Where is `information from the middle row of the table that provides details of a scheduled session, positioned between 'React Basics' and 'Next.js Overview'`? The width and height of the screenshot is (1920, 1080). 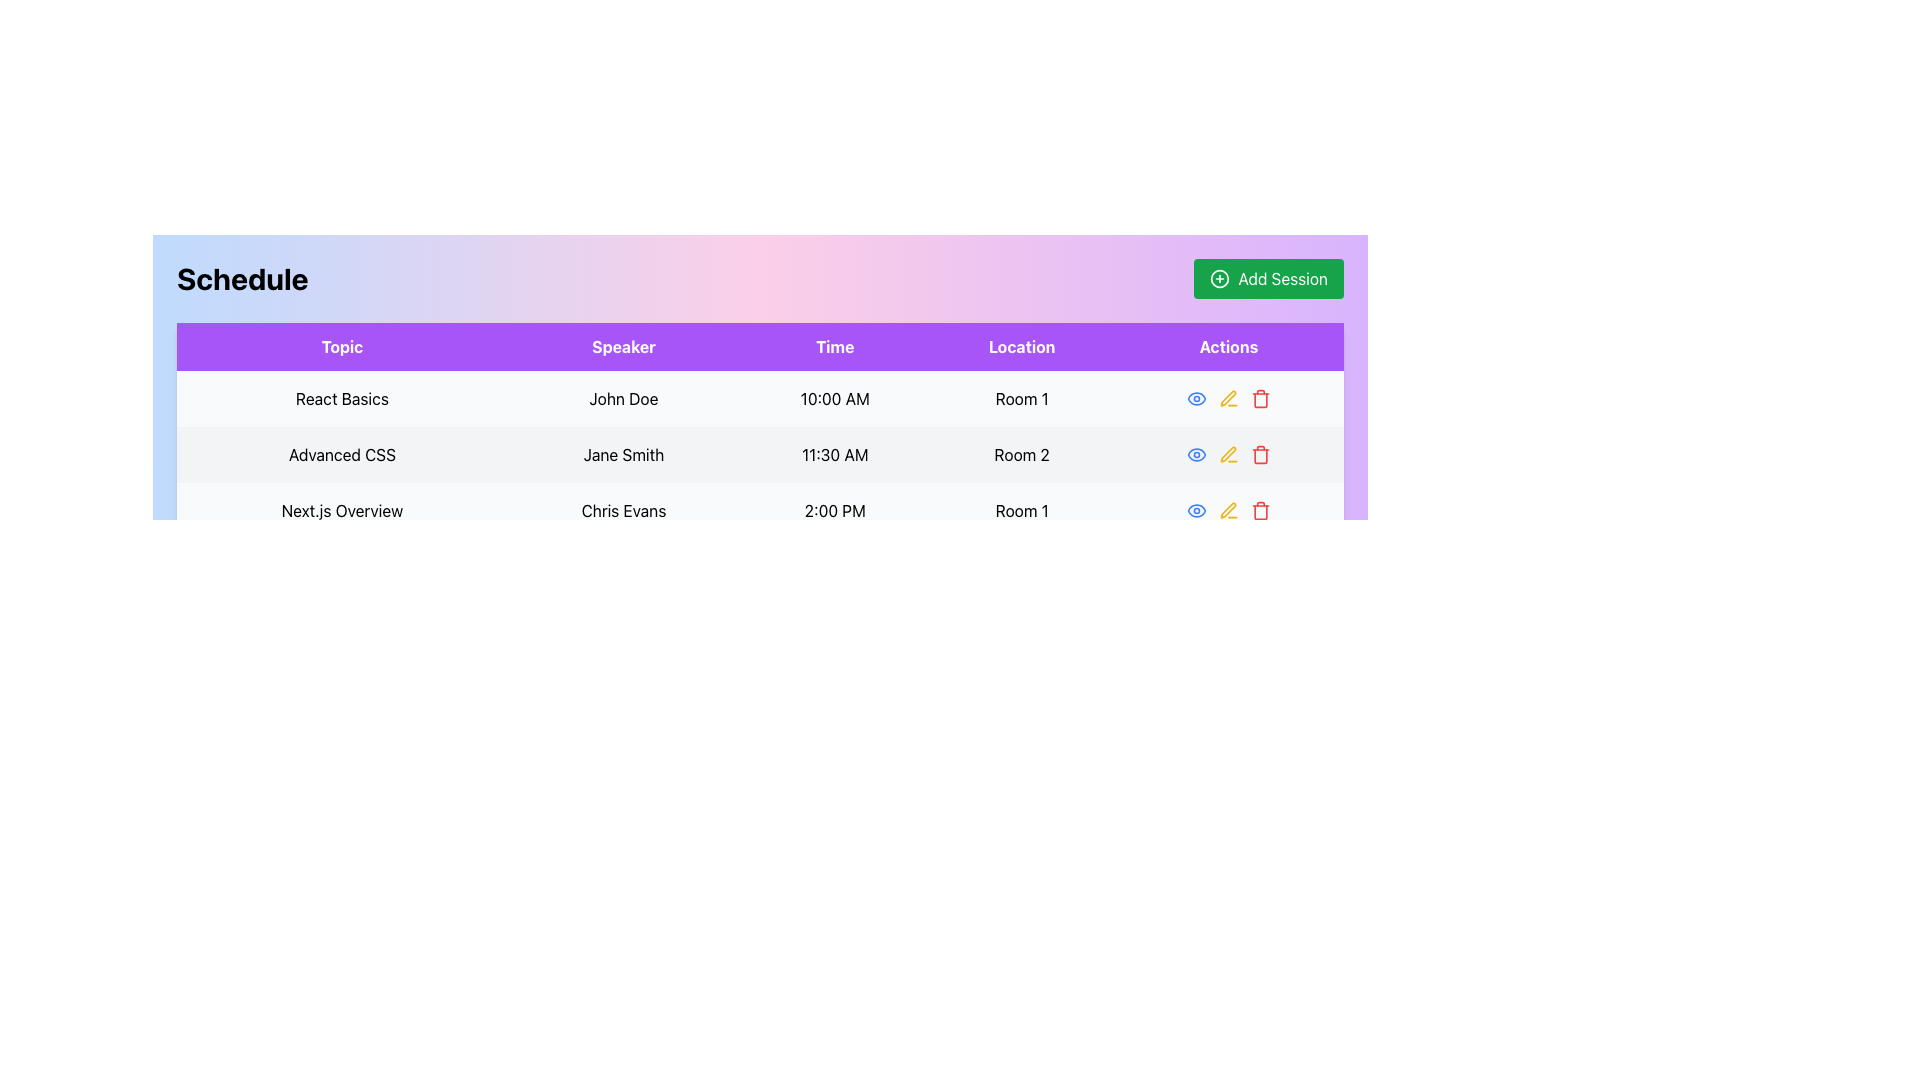 information from the middle row of the table that provides details of a scheduled session, positioned between 'React Basics' and 'Next.js Overview' is located at coordinates (759, 455).